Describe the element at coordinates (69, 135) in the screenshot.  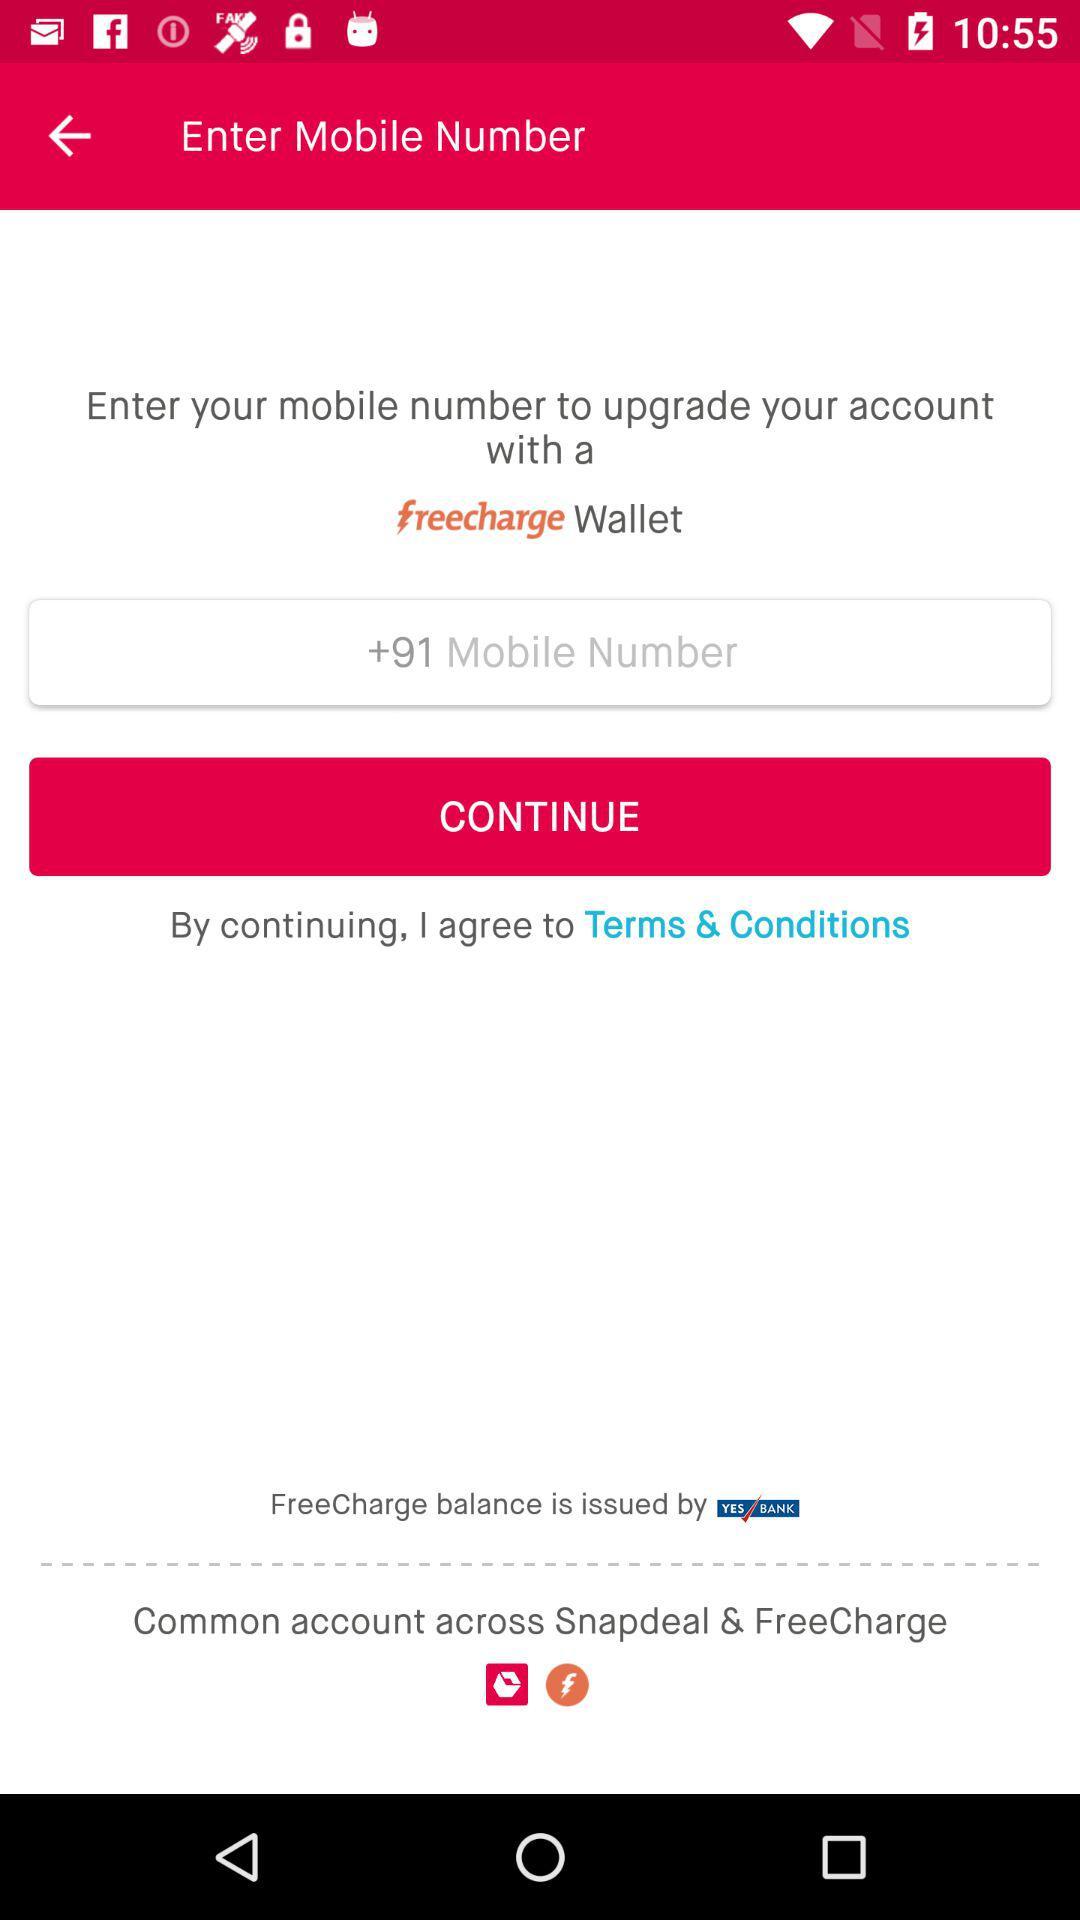
I see `go back` at that location.